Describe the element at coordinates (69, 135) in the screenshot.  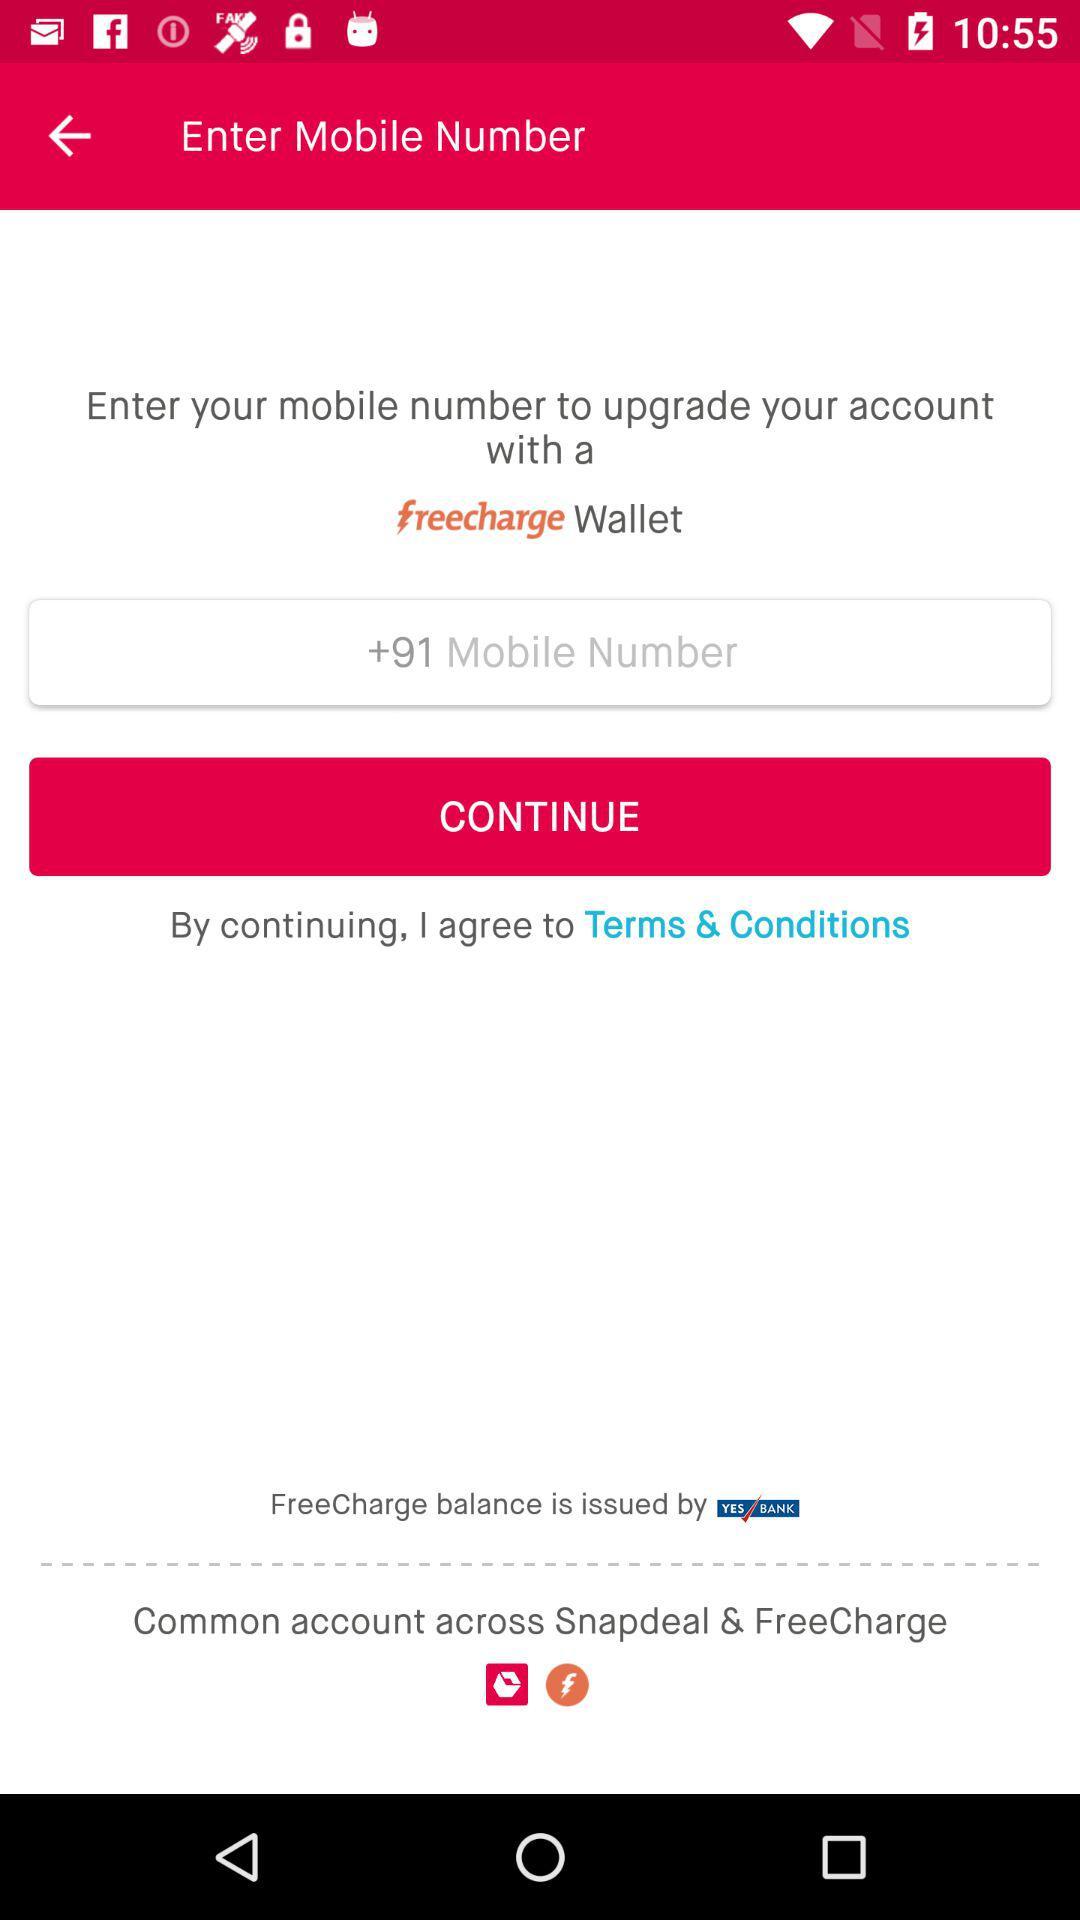
I see `go back` at that location.